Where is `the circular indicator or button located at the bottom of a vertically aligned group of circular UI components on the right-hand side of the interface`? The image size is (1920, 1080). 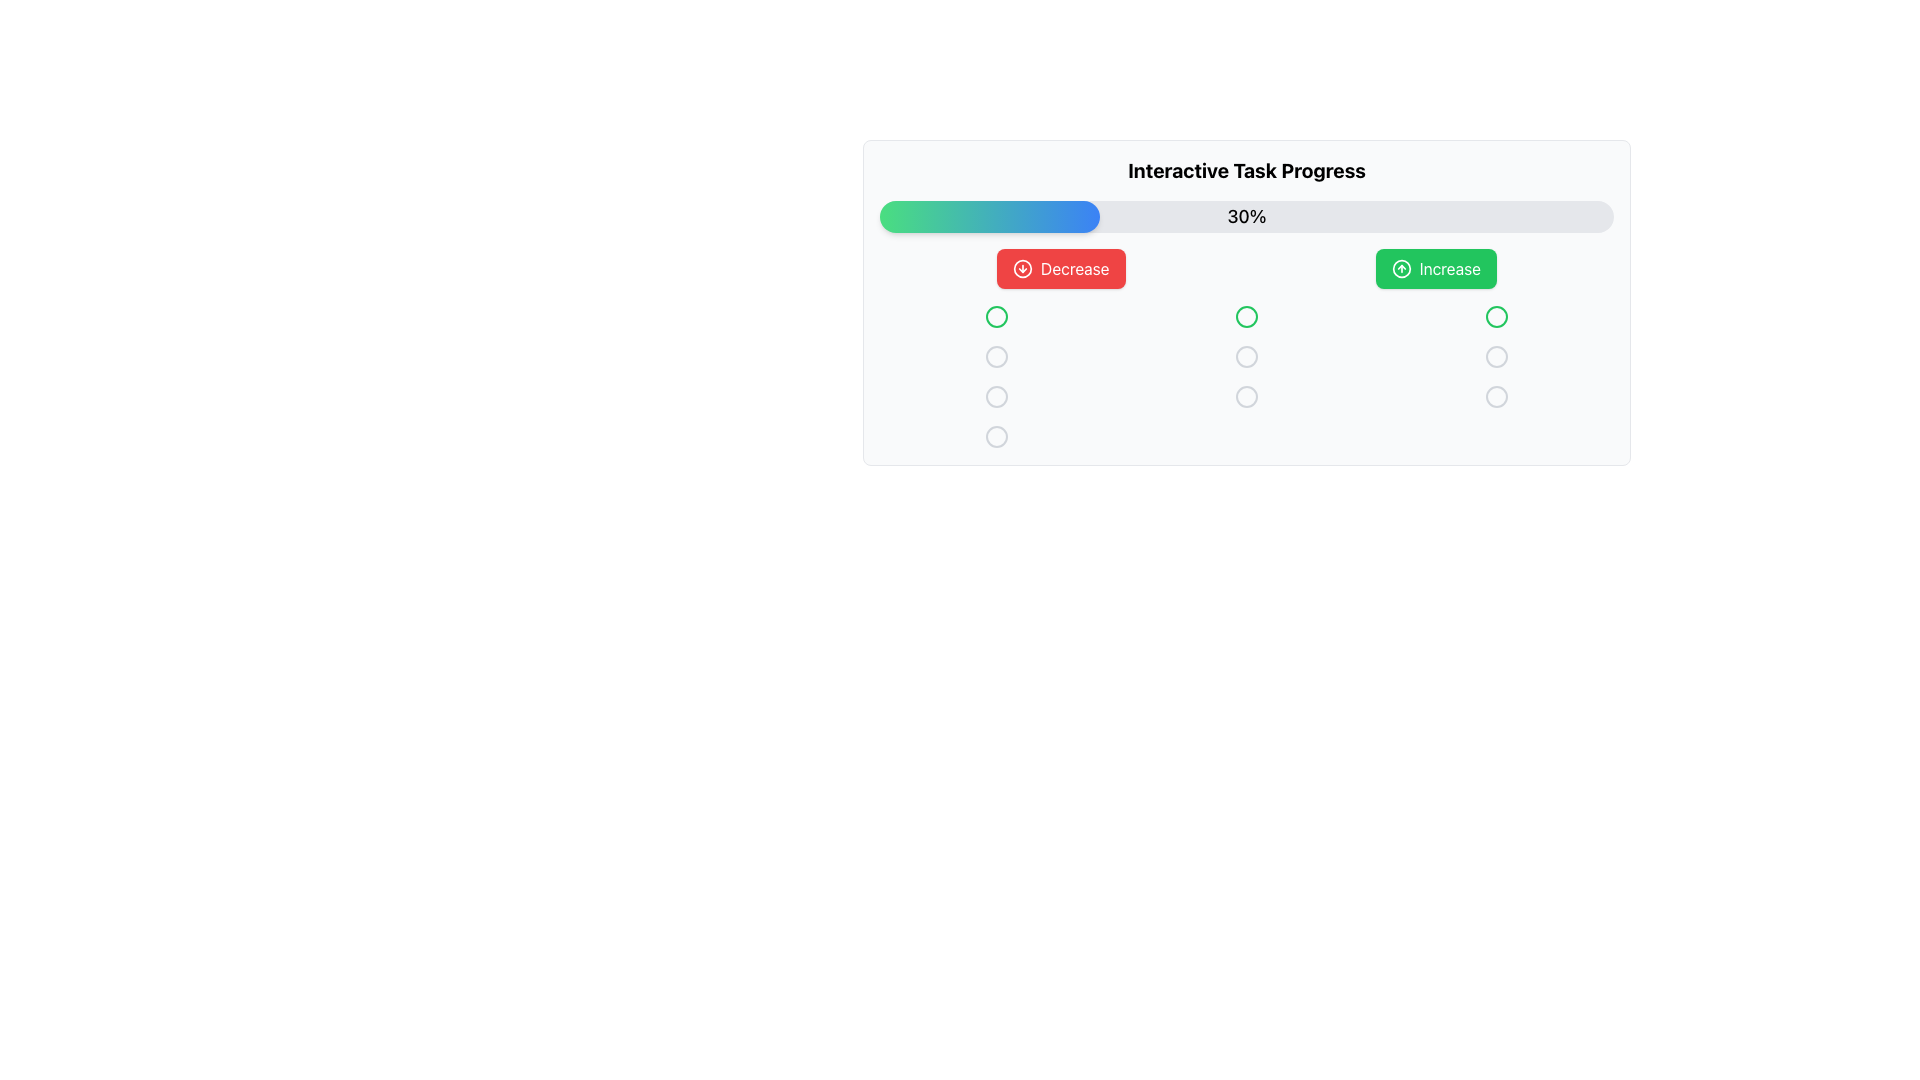 the circular indicator or button located at the bottom of a vertically aligned group of circular UI components on the right-hand side of the interface is located at coordinates (997, 435).